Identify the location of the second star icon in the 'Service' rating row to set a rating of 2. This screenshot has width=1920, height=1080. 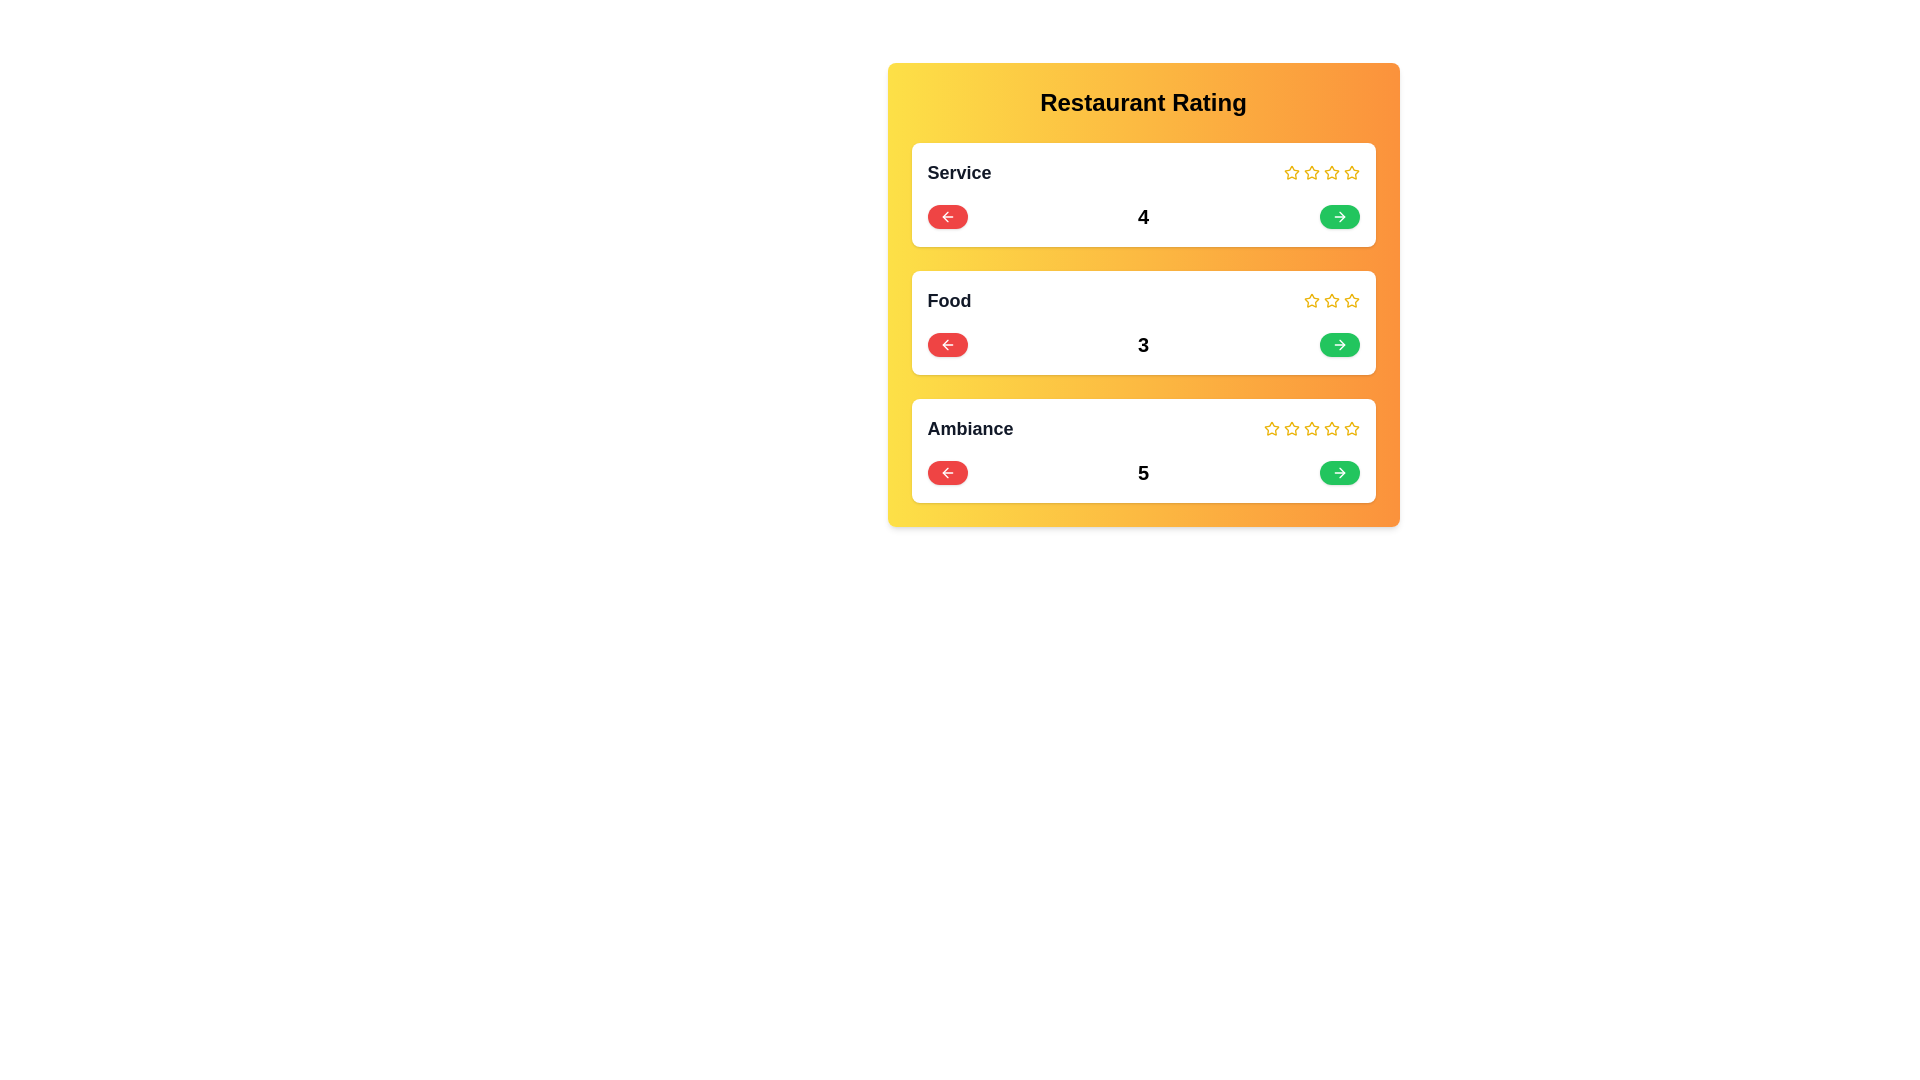
(1330, 171).